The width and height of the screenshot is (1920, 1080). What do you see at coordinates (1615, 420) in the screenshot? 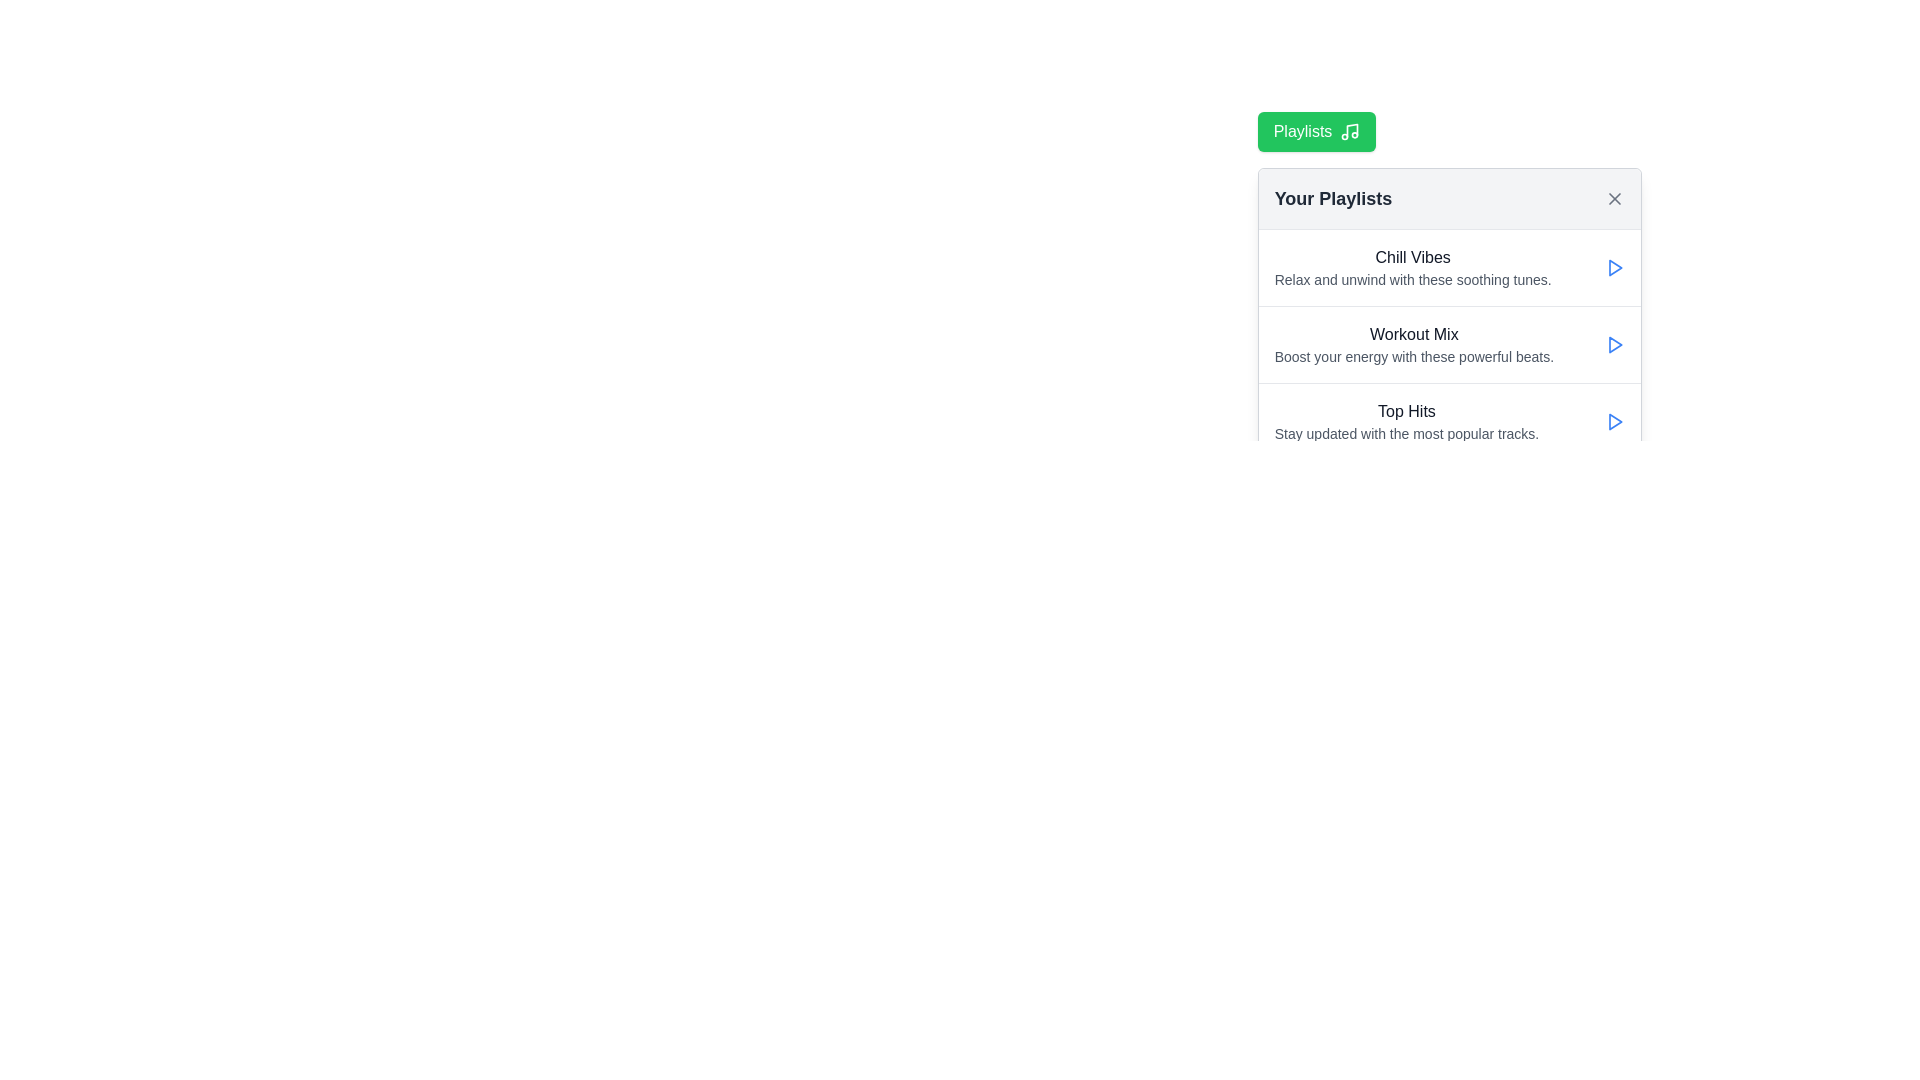
I see `the SVG graphic element resembling a play button located in the 'Your Playlists' section, to the right of the 'Chill Vibes' text entry` at bounding box center [1615, 420].